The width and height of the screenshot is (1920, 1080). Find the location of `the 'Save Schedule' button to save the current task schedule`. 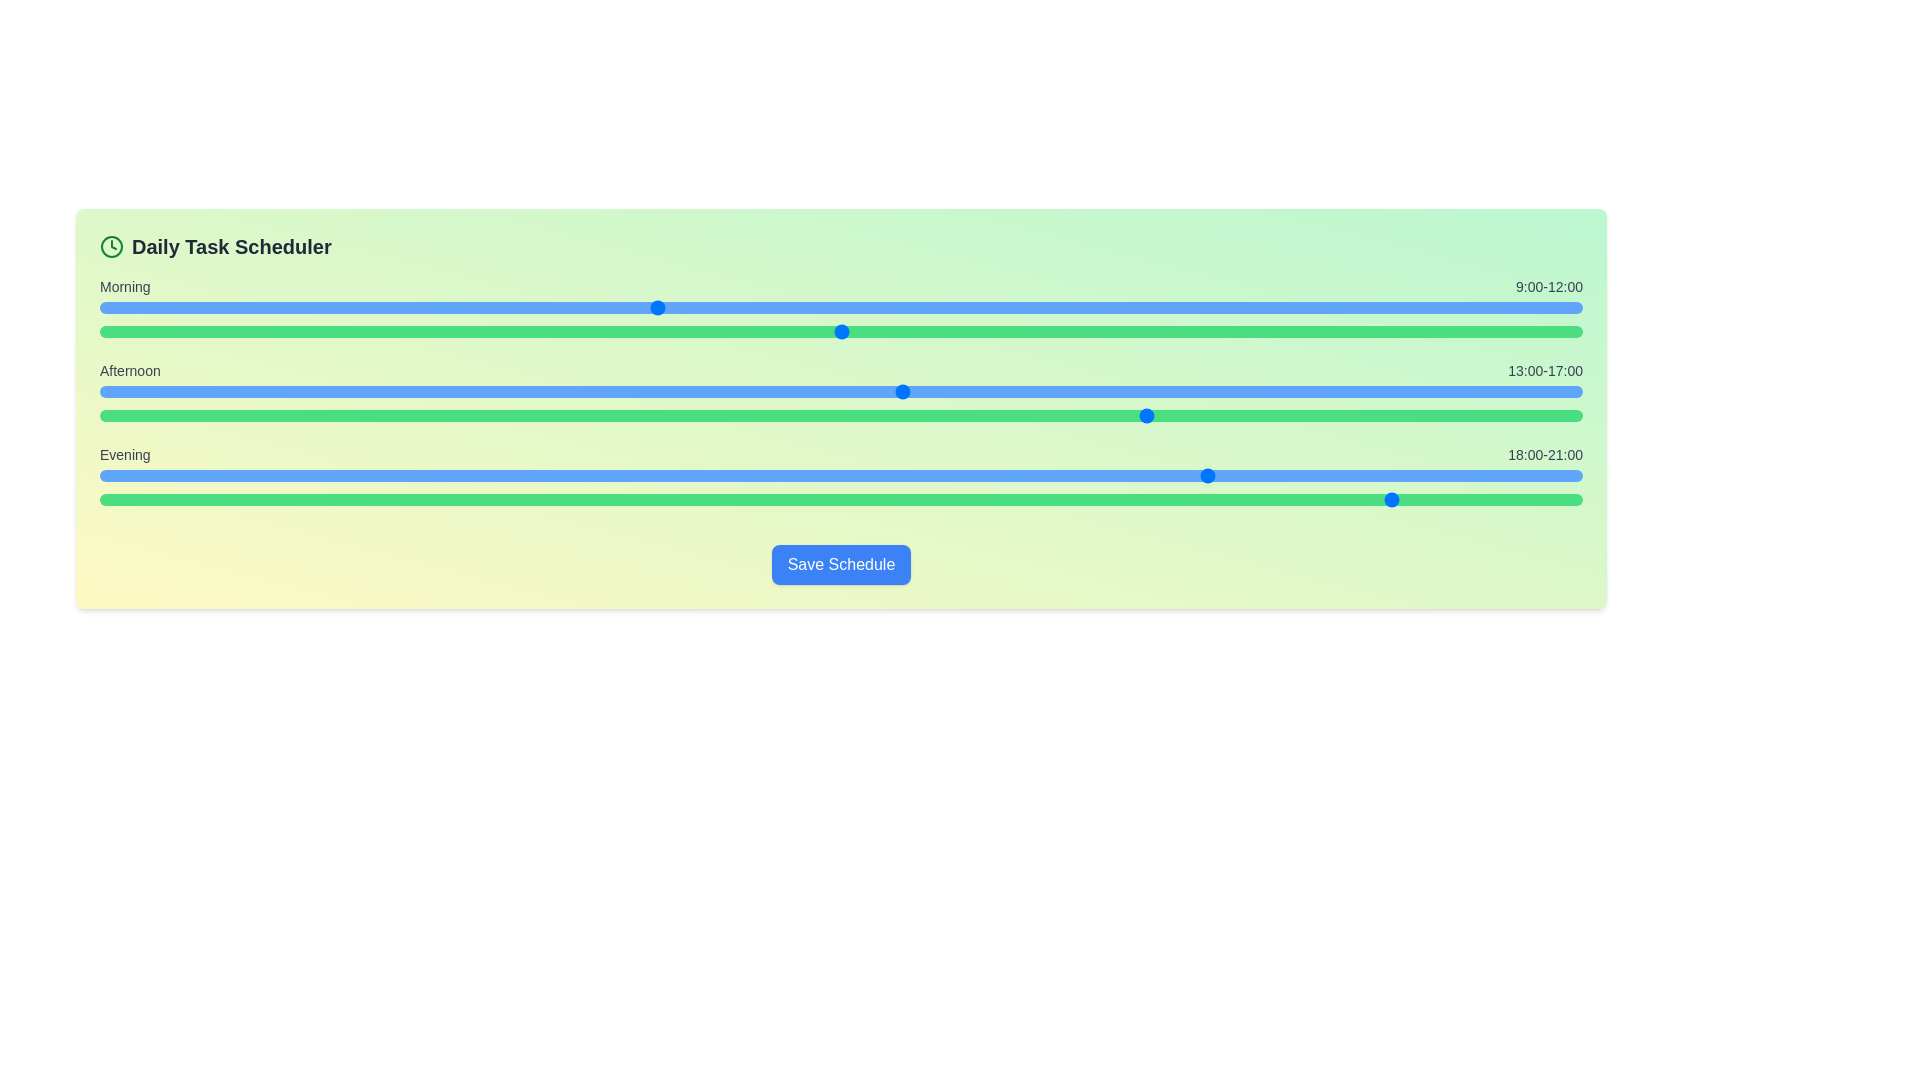

the 'Save Schedule' button to save the current task schedule is located at coordinates (841, 564).